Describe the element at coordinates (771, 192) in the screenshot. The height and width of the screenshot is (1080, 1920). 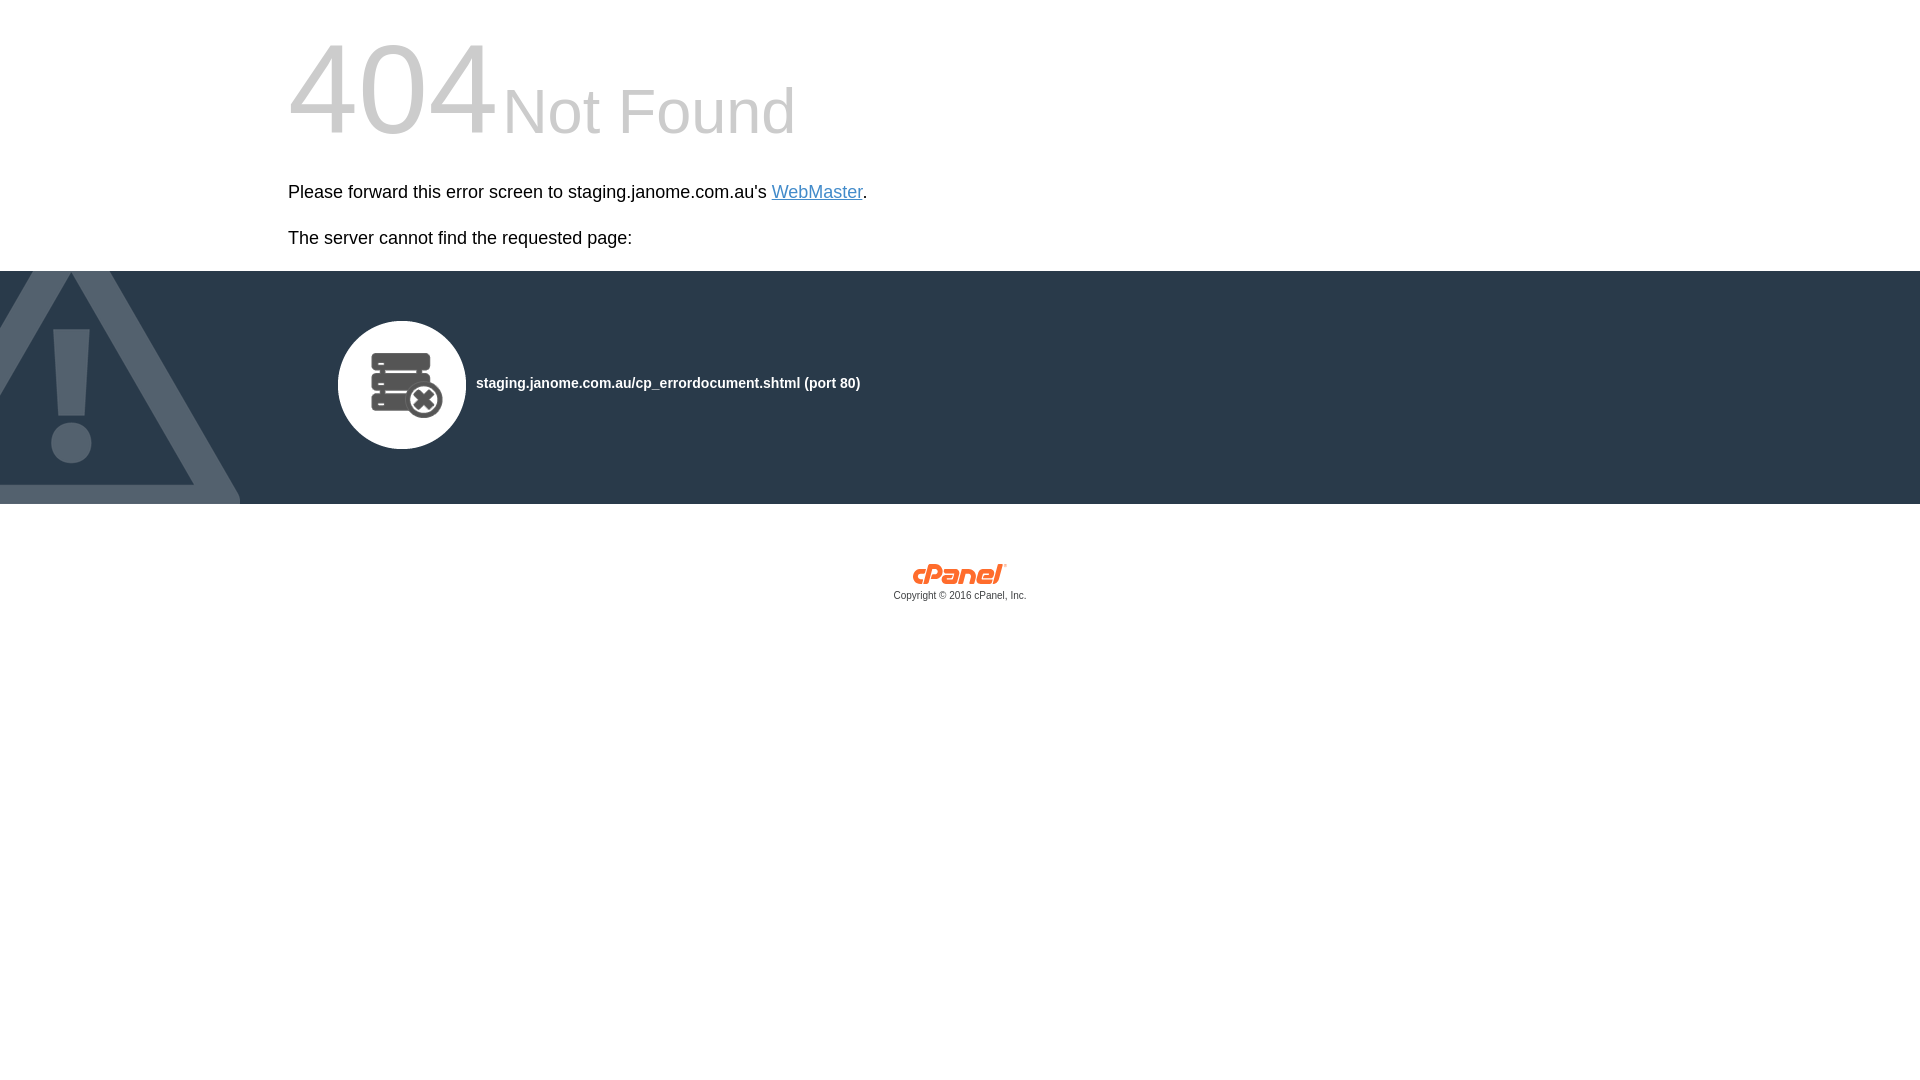
I see `'WebMaster'` at that location.